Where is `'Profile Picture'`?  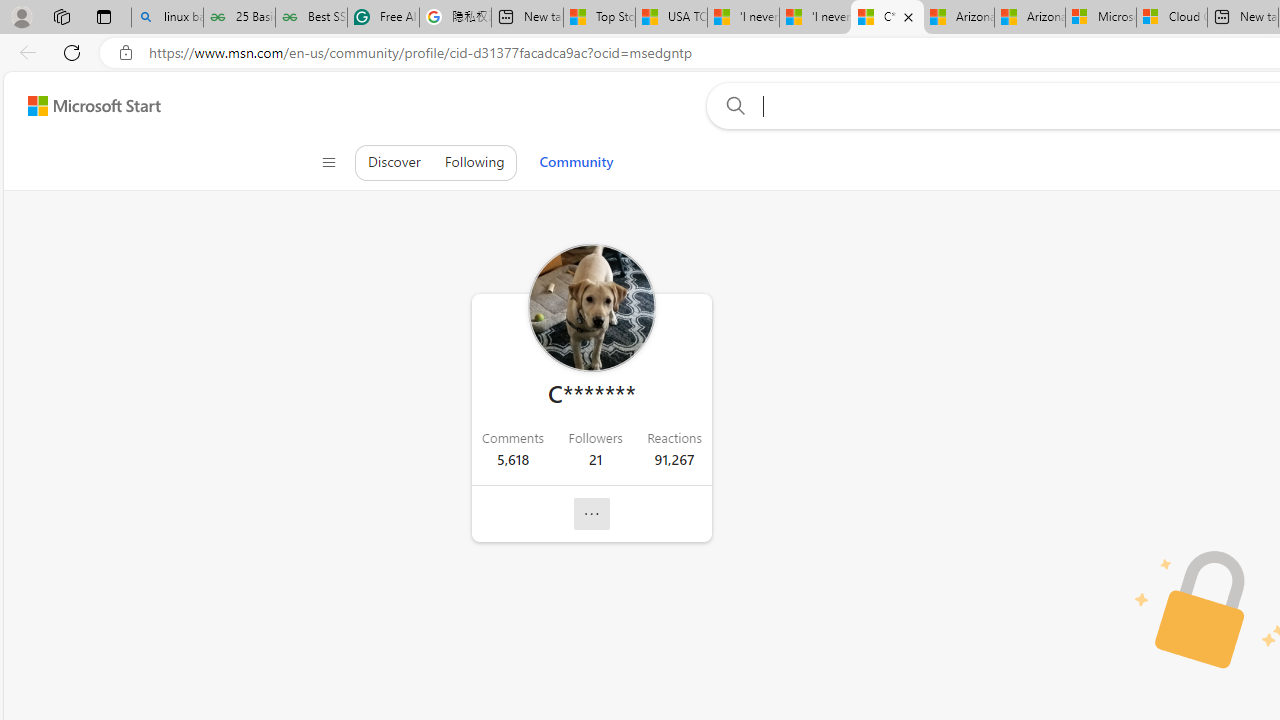
'Profile Picture' is located at coordinates (590, 308).